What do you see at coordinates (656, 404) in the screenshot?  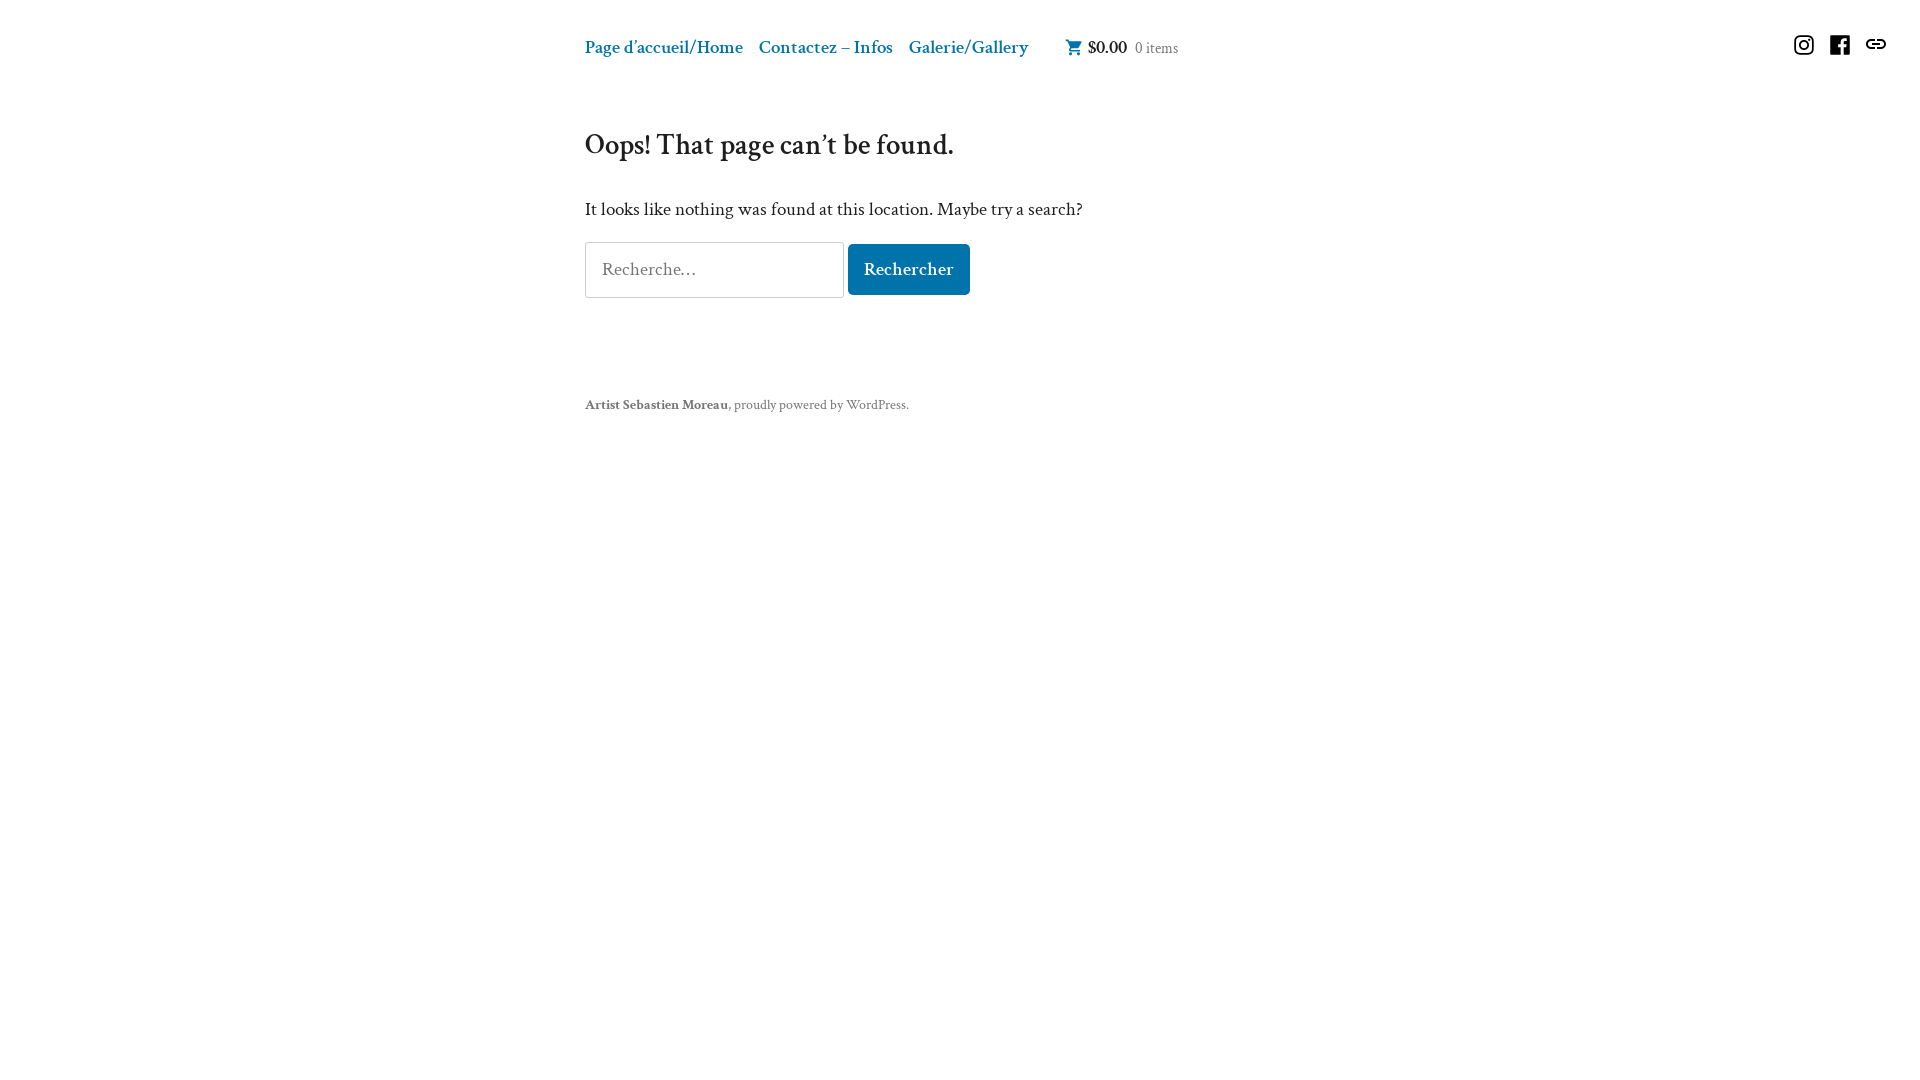 I see `'Artist Sebastien Moreau'` at bounding box center [656, 404].